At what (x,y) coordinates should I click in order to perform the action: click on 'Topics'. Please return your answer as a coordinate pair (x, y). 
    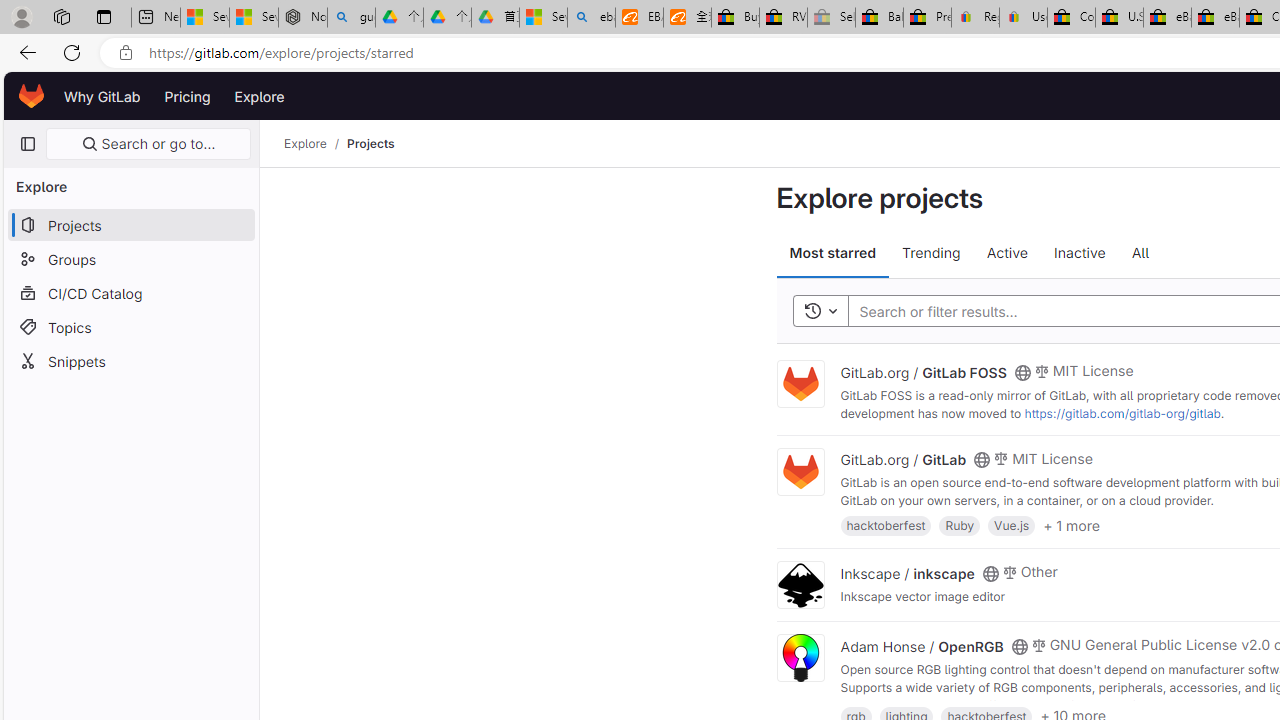
    Looking at the image, I should click on (130, 325).